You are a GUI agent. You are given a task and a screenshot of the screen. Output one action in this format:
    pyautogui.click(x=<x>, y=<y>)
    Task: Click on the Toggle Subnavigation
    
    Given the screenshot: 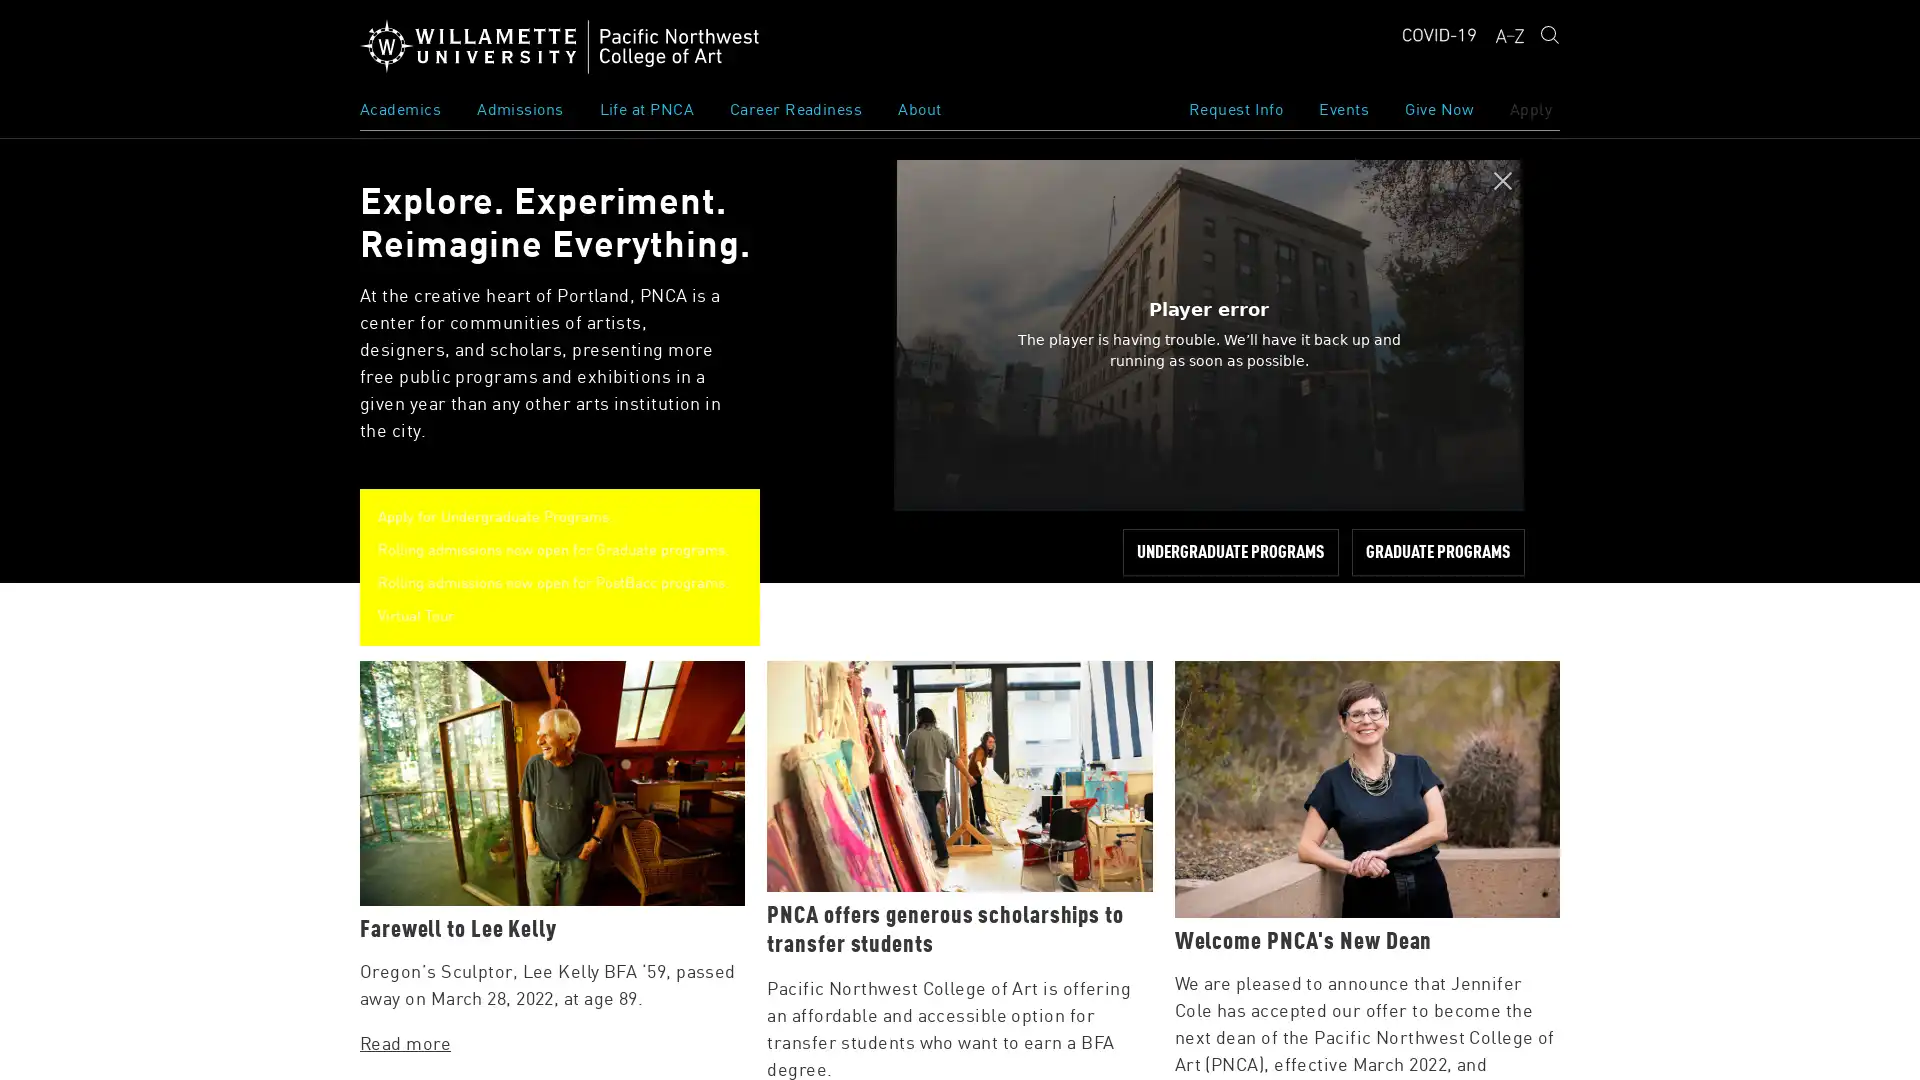 What is the action you would take?
    pyautogui.click(x=519, y=112)
    